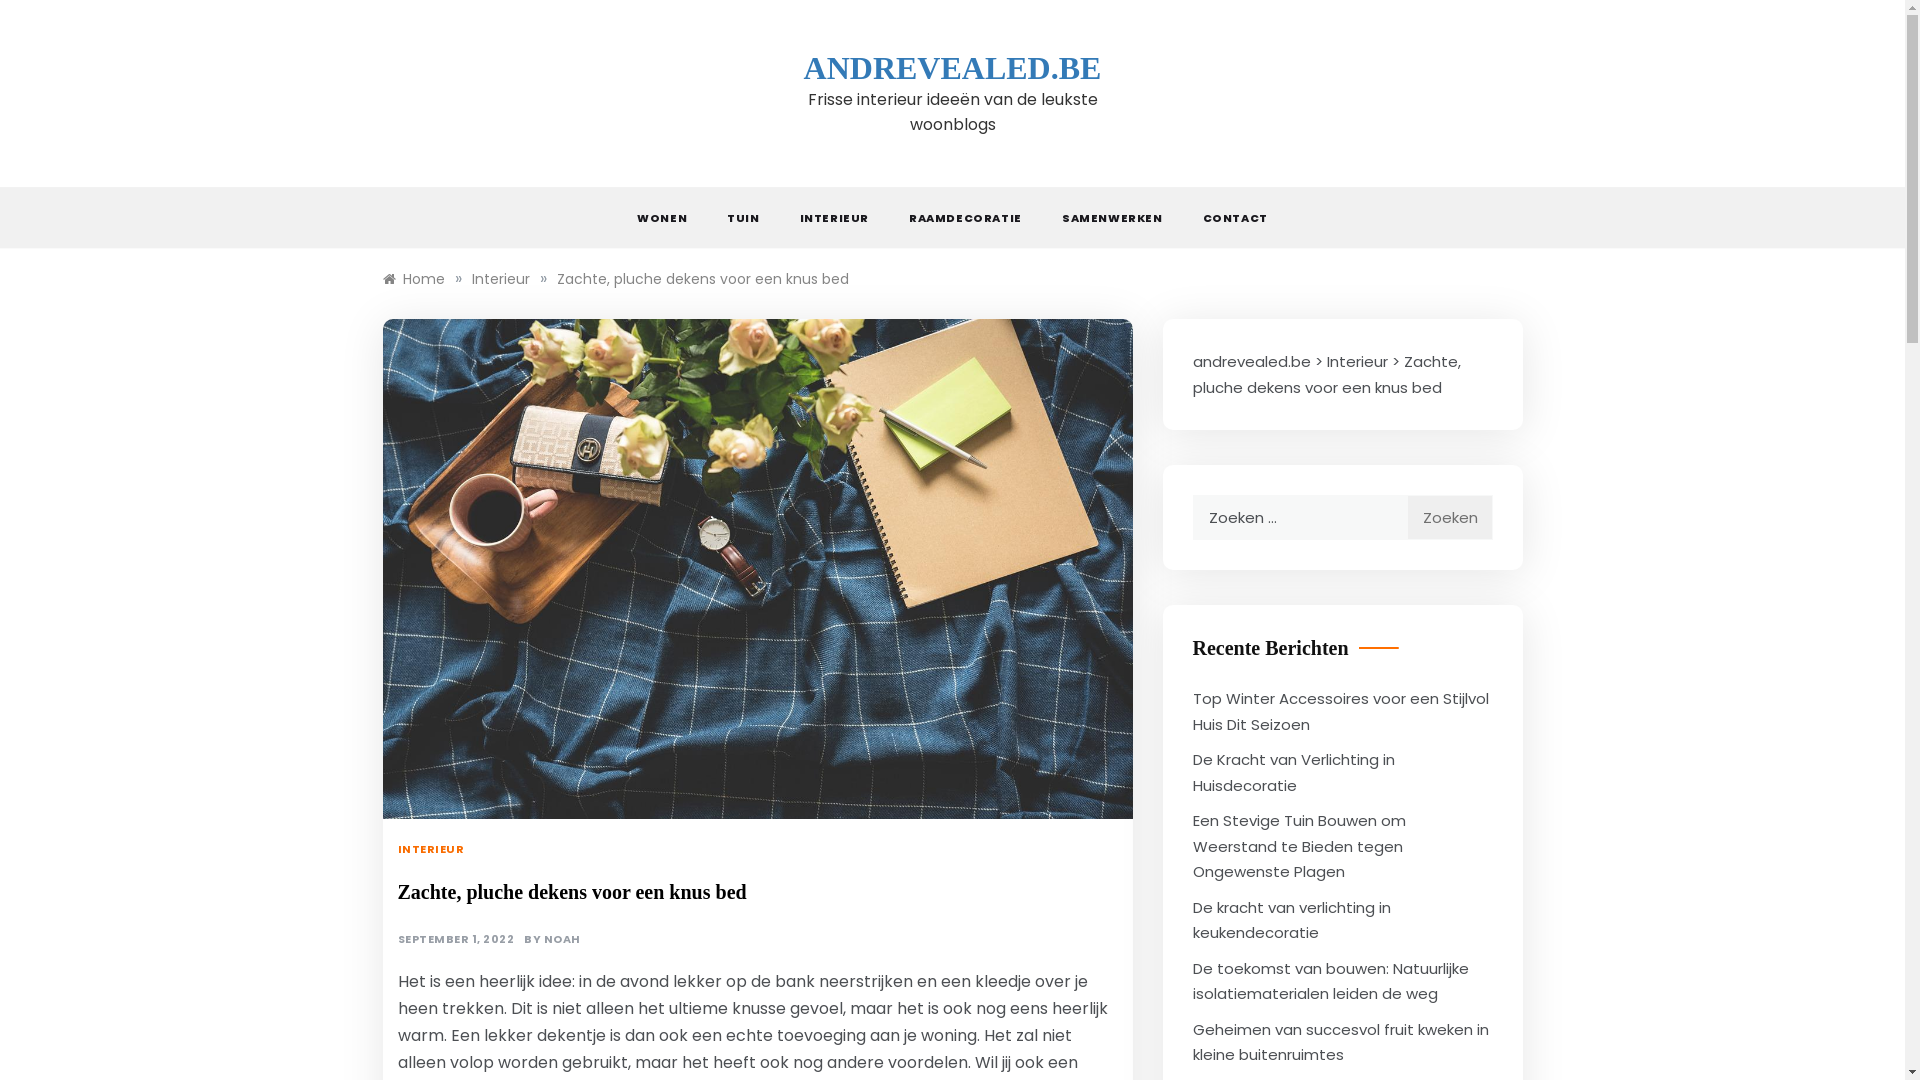 The height and width of the screenshot is (1080, 1920). Describe the element at coordinates (742, 218) in the screenshot. I see `'TUIN'` at that location.